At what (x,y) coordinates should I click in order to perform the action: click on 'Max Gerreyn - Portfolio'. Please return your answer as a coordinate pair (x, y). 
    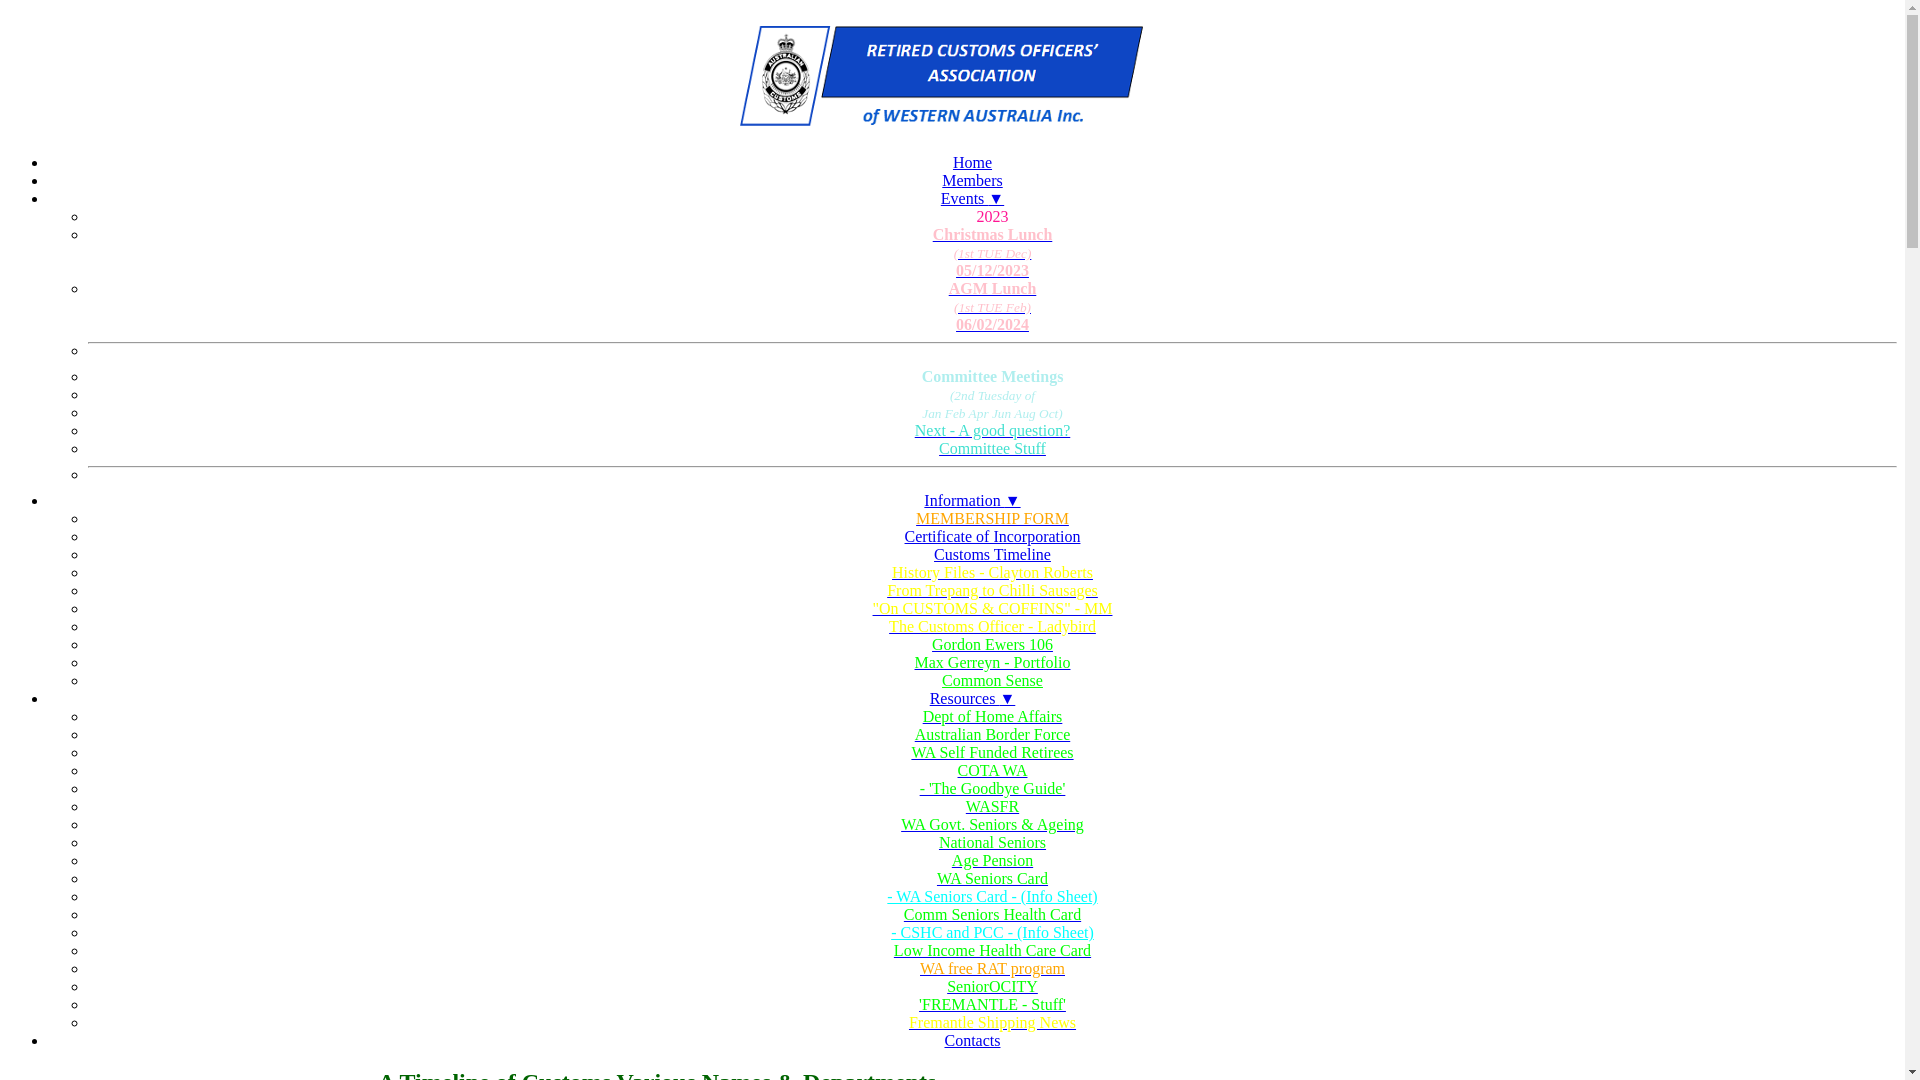
    Looking at the image, I should click on (992, 663).